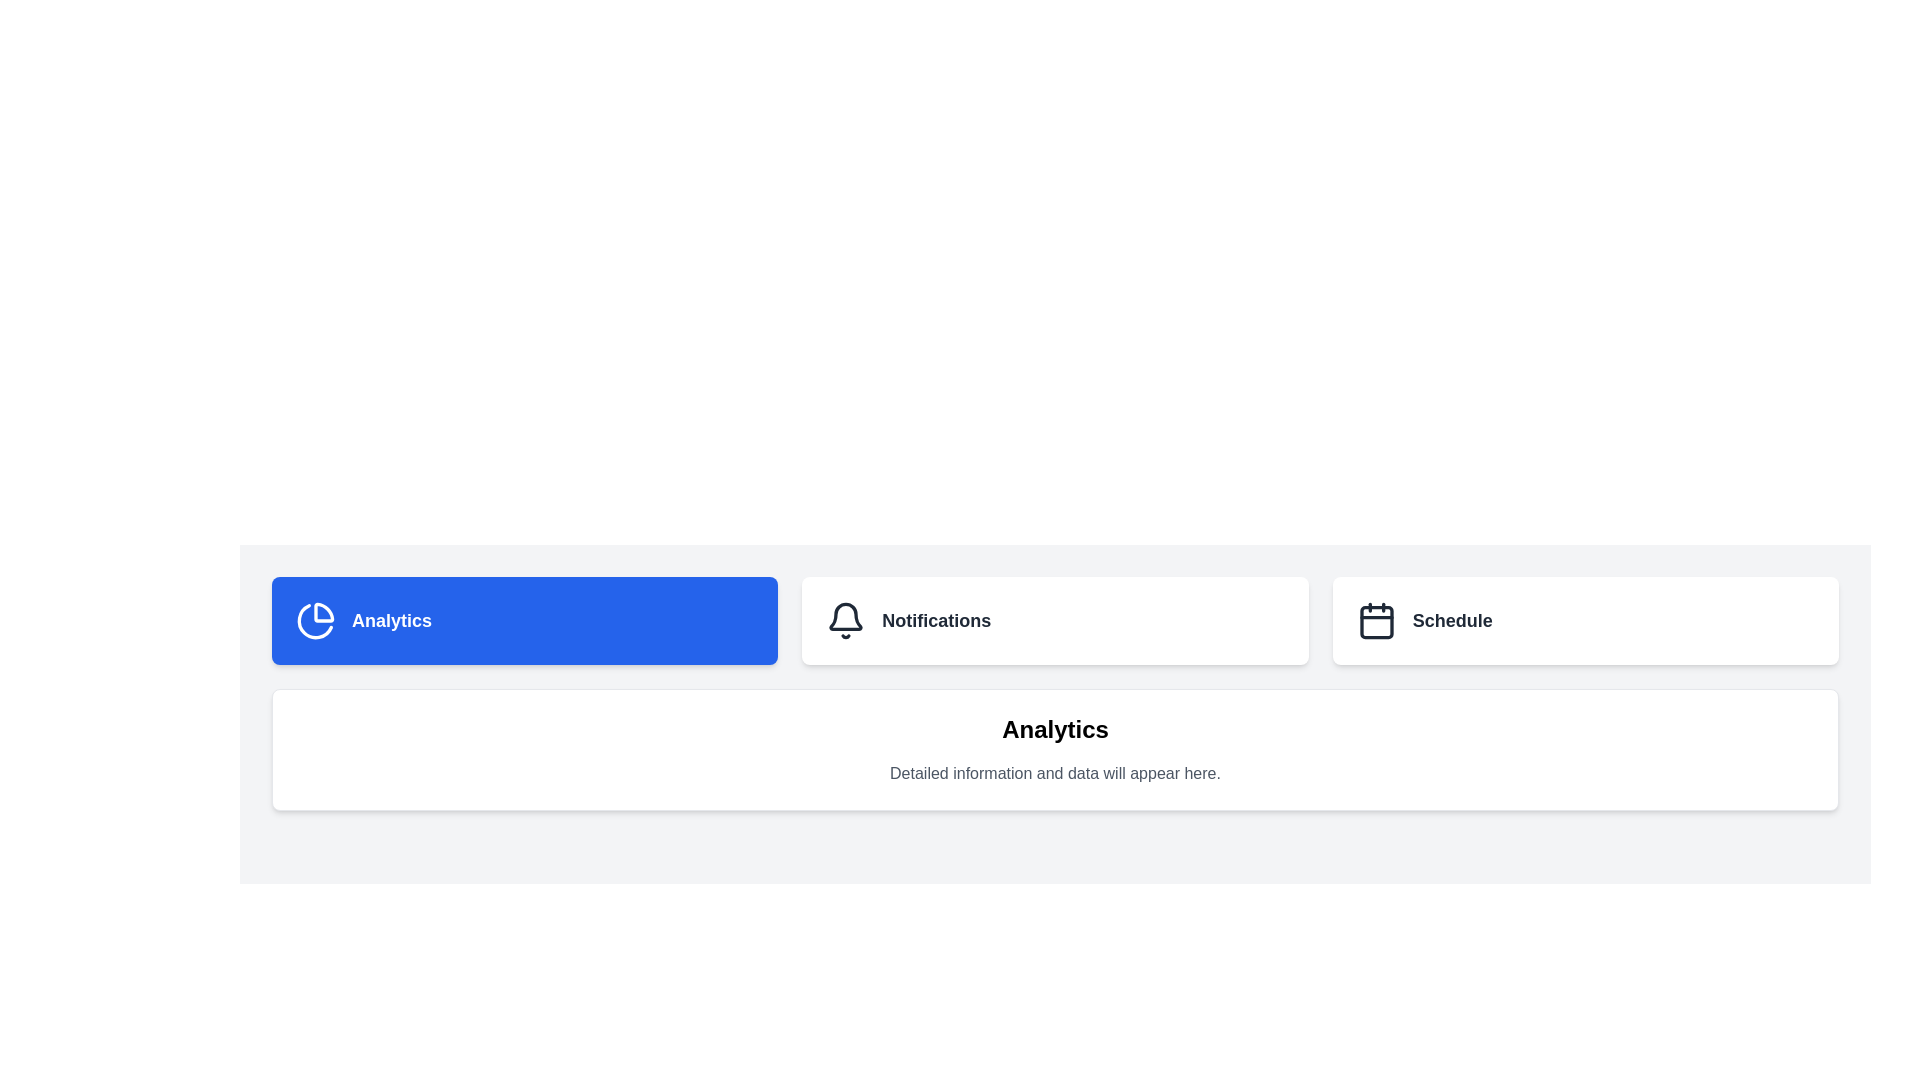 This screenshot has width=1920, height=1080. What do you see at coordinates (315, 620) in the screenshot?
I see `the pie chart icon located inside the 'Analytics' button, which is the first button in the navigation bar` at bounding box center [315, 620].